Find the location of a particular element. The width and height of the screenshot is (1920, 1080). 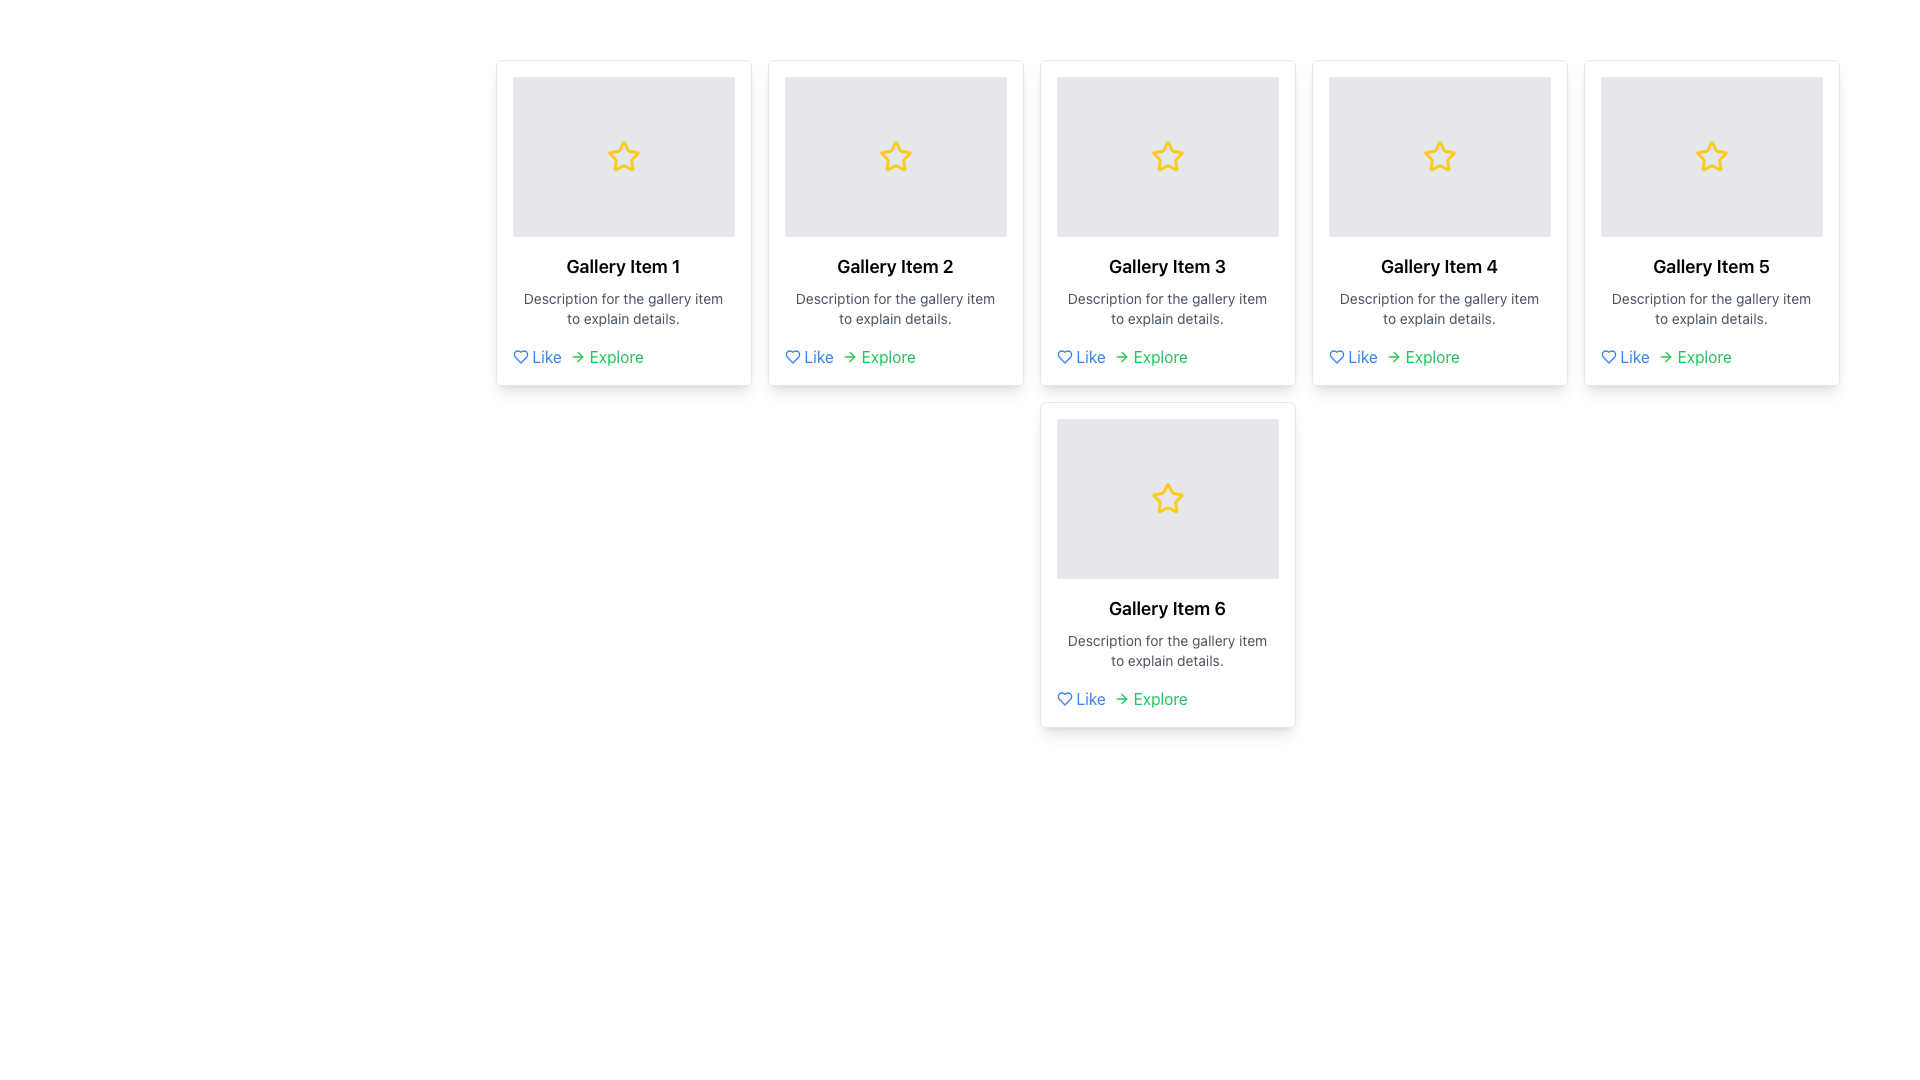

the rightward arrow icon, which is styled with a thin stroke in green, located within the 'Explore' link beneath 'Gallery Item 4' is located at coordinates (1392, 356).